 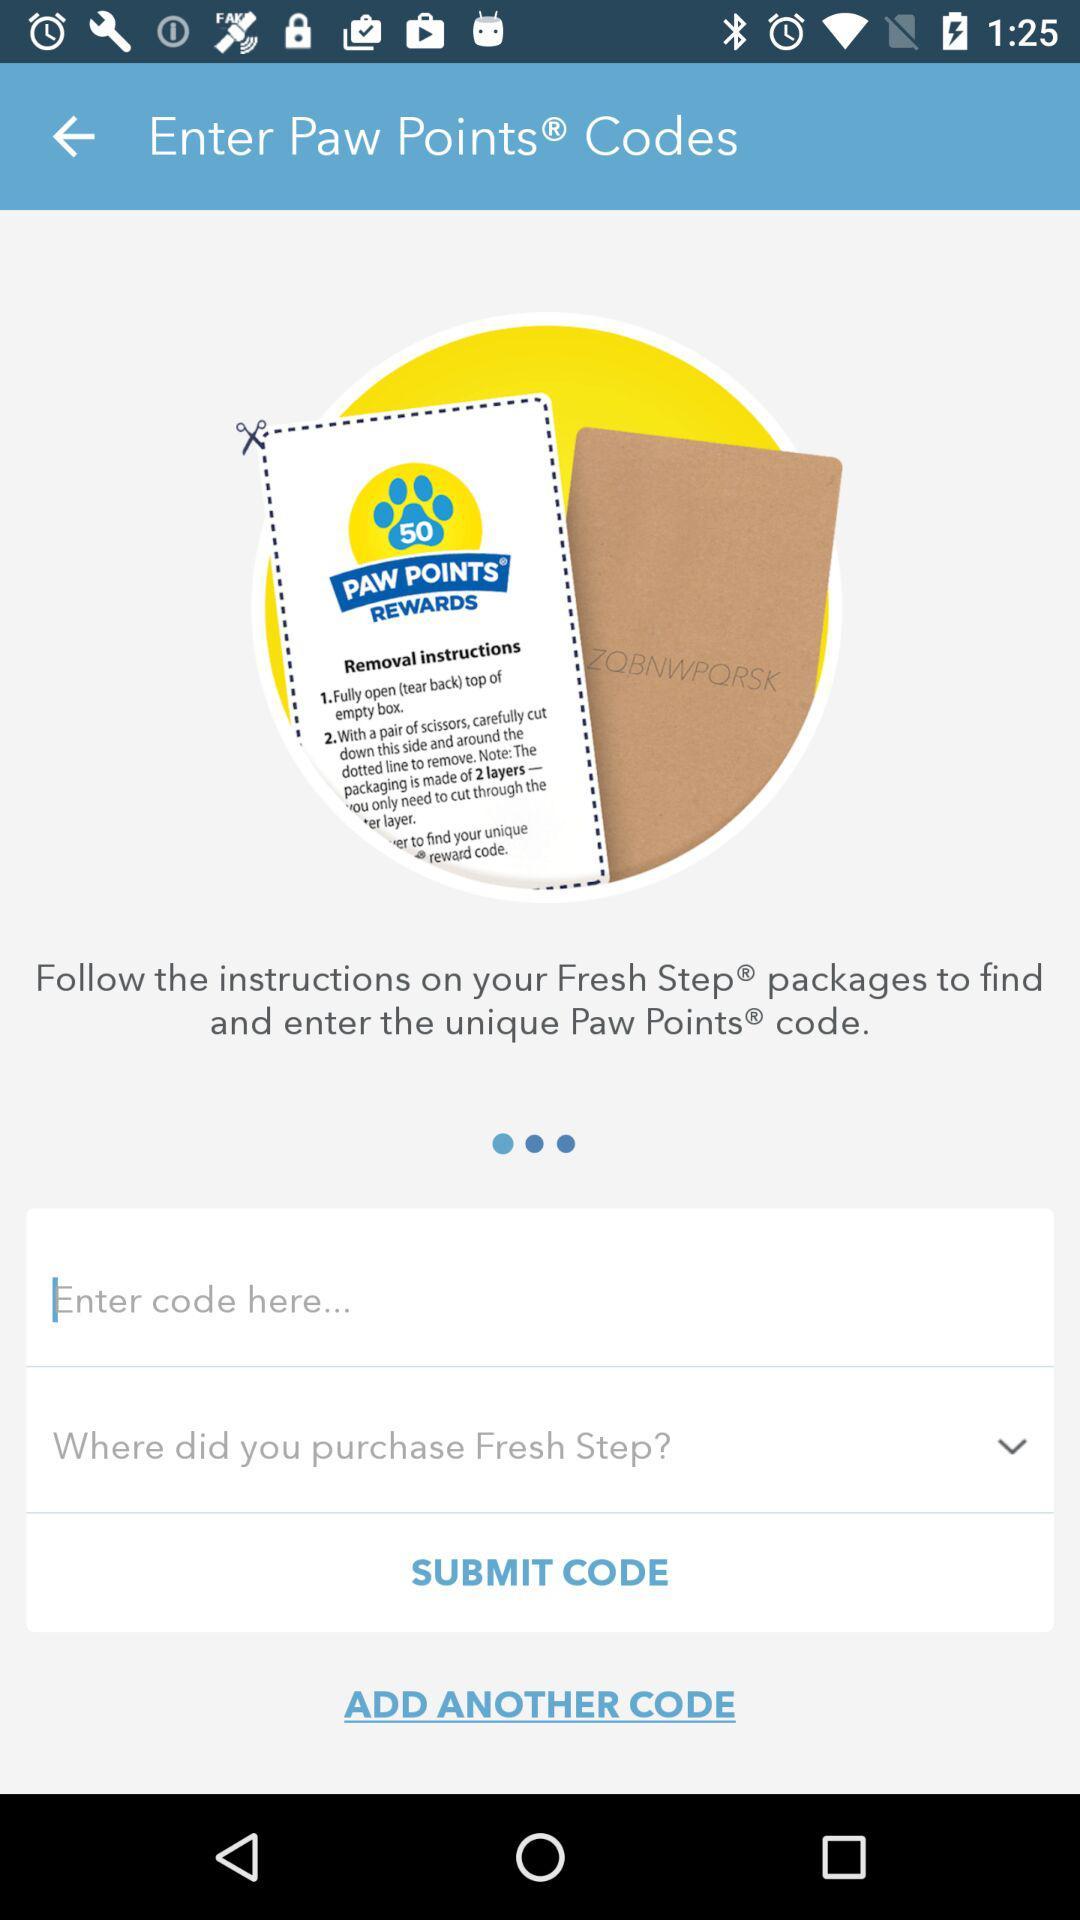 I want to click on the add another code item, so click(x=540, y=1703).